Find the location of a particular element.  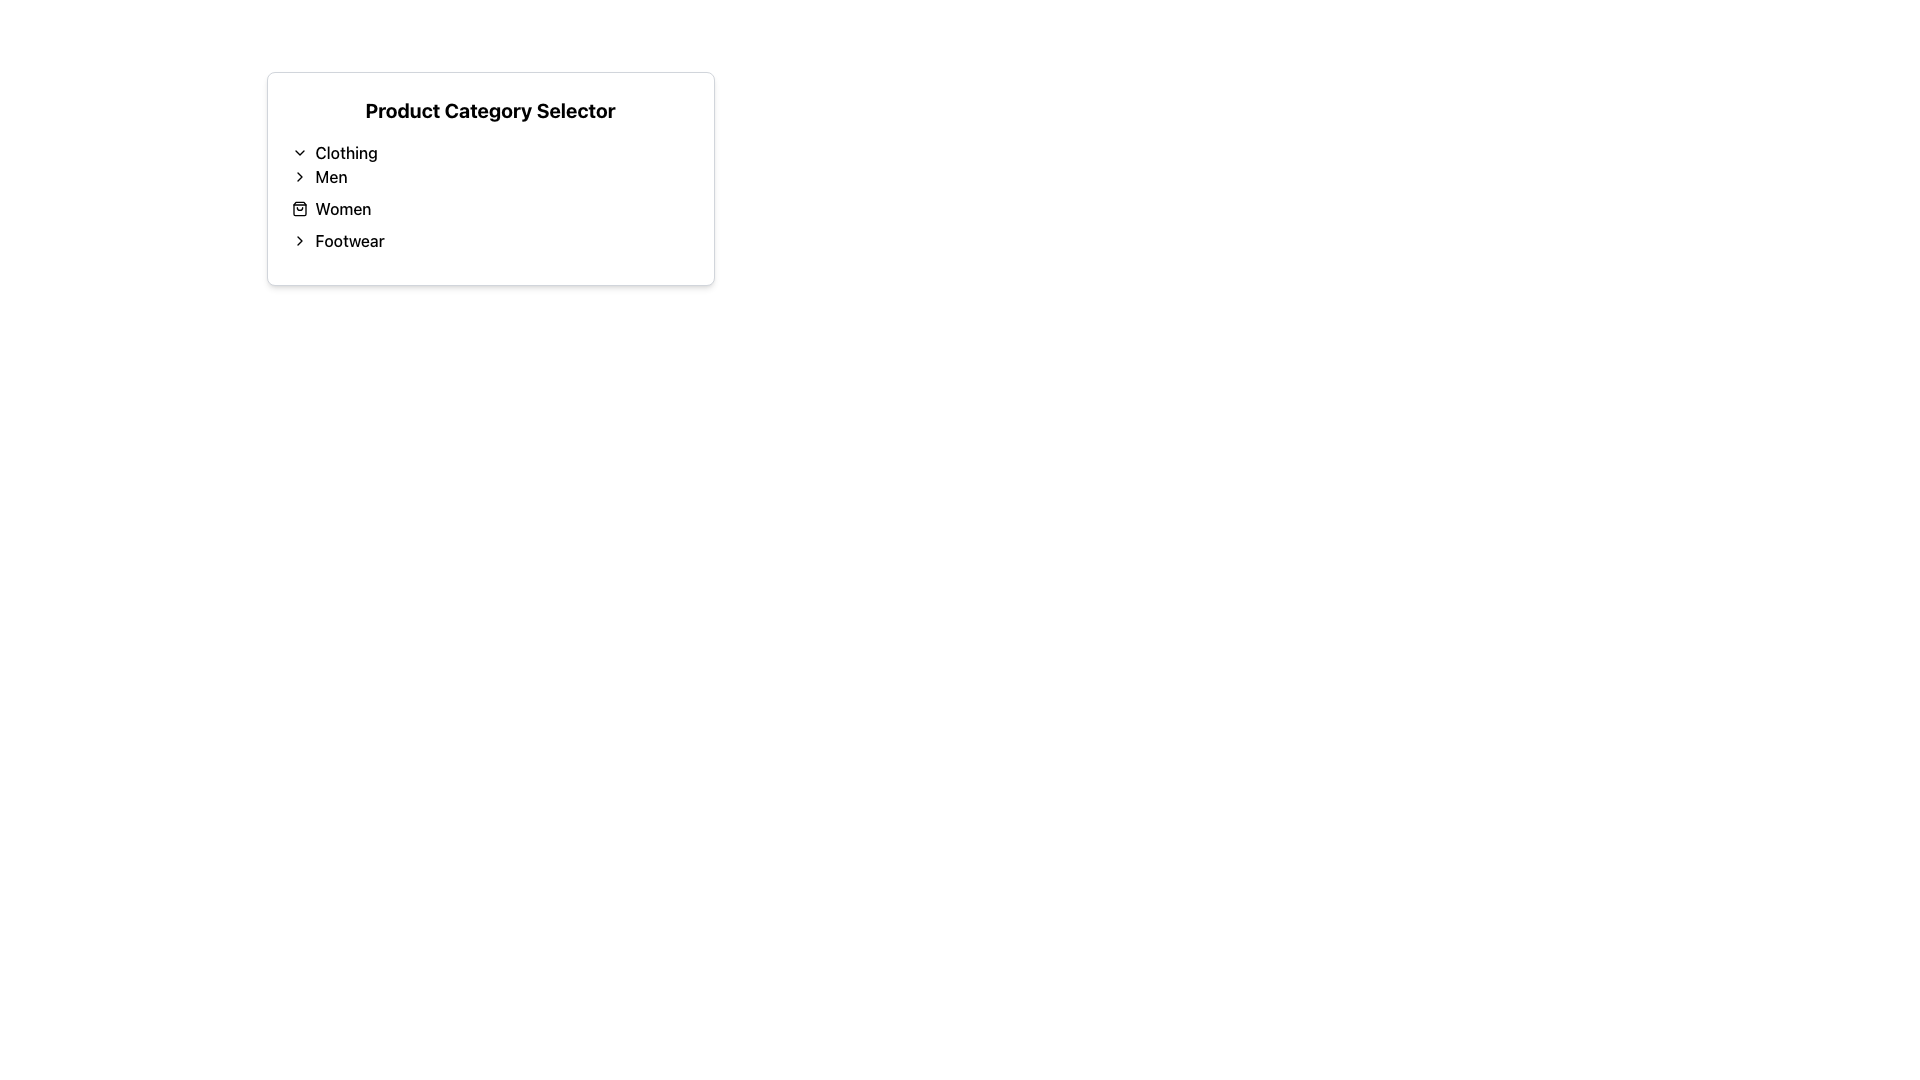

the Chevron Icon located to the left of the 'Footwear' label is located at coordinates (298, 239).